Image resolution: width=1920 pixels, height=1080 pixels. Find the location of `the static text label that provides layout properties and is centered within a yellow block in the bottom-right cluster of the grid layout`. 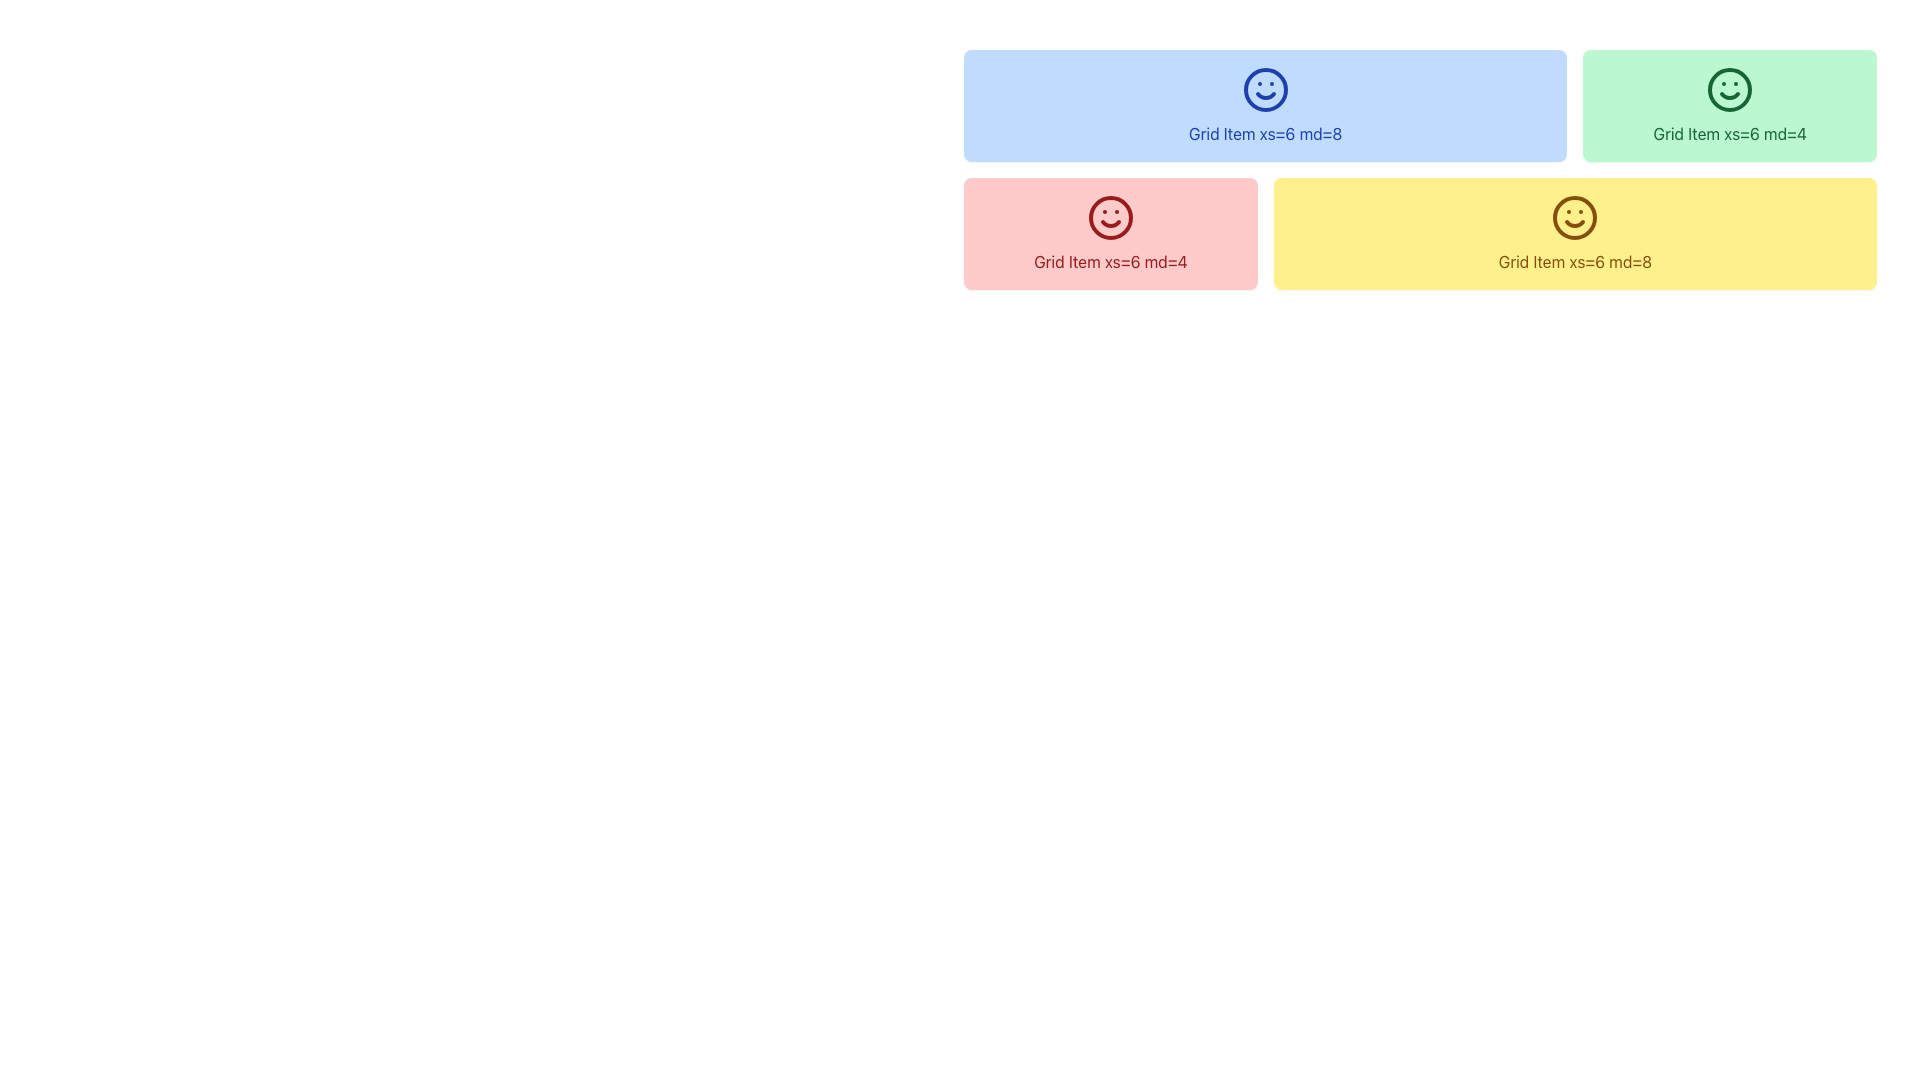

the static text label that provides layout properties and is centered within a yellow block in the bottom-right cluster of the grid layout is located at coordinates (1574, 261).